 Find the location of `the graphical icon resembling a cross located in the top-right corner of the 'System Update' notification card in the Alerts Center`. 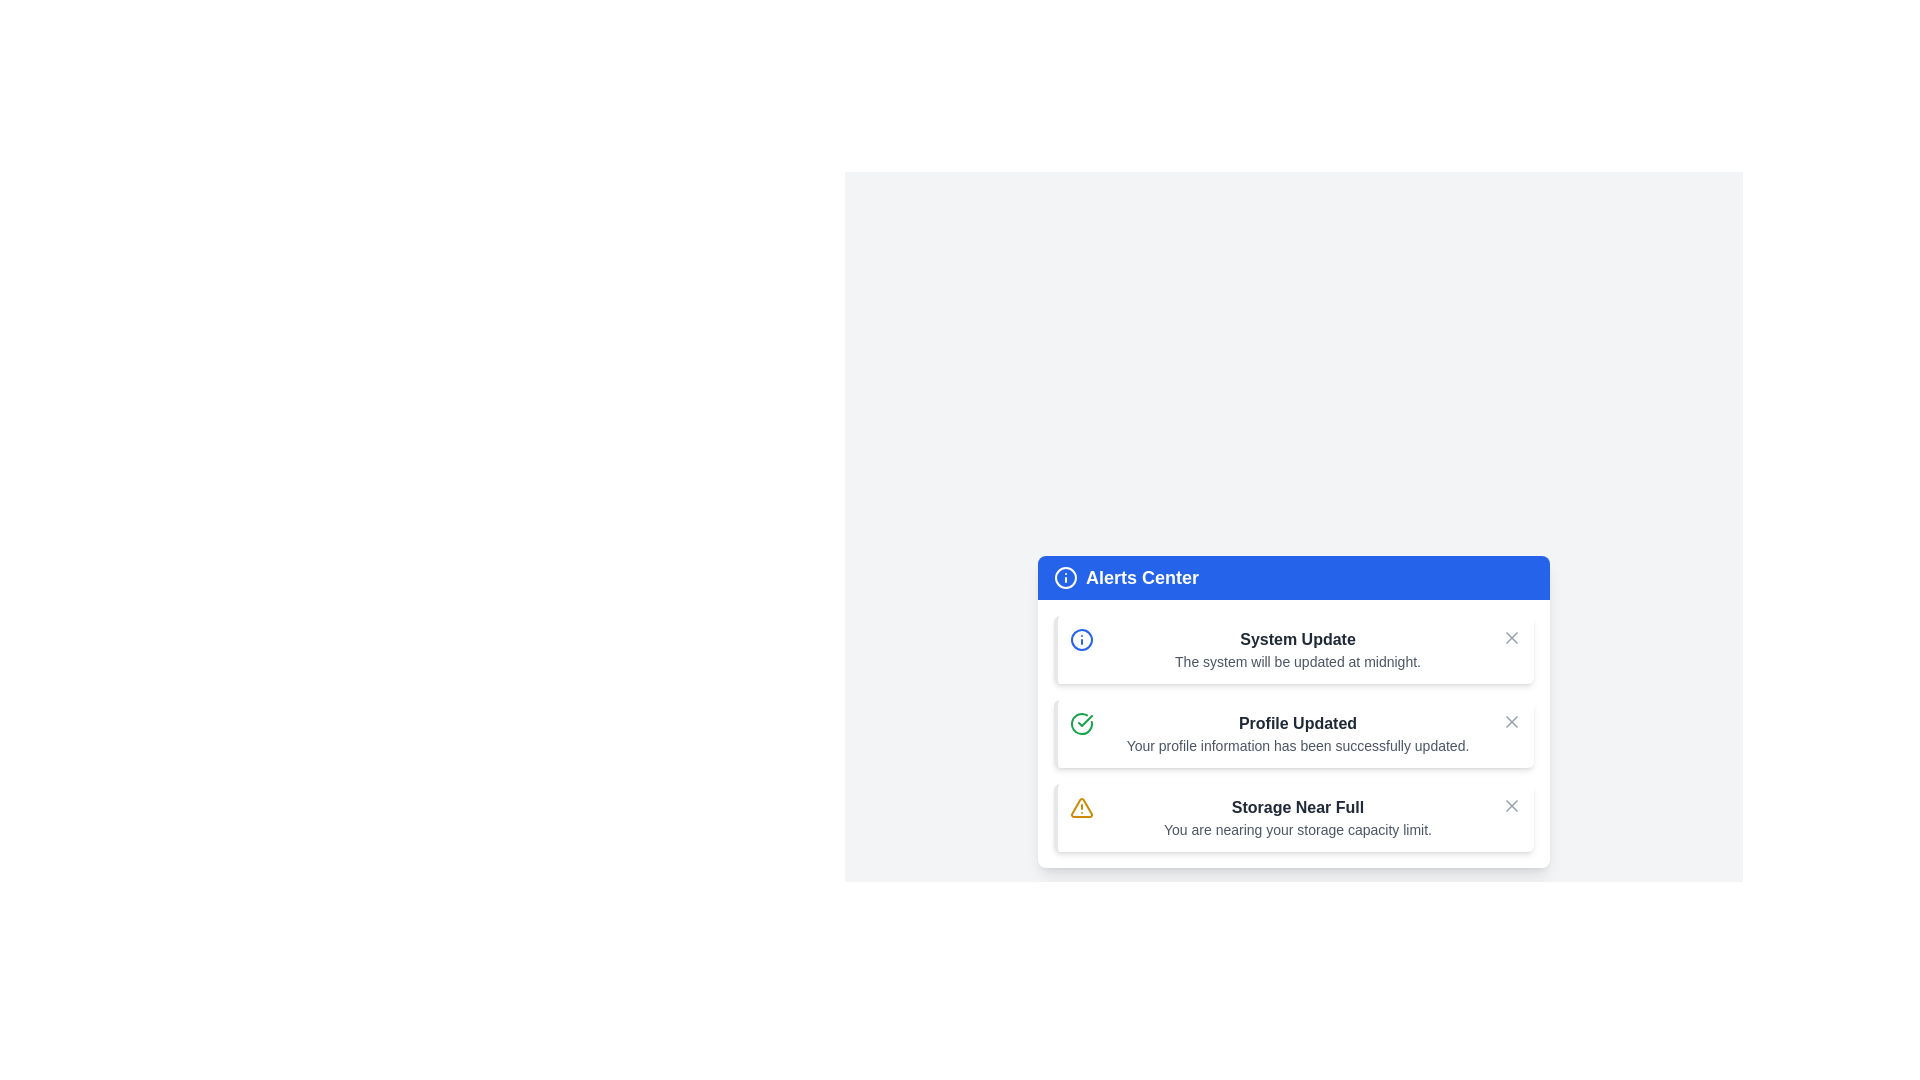

the graphical icon resembling a cross located in the top-right corner of the 'System Update' notification card in the Alerts Center is located at coordinates (1512, 805).